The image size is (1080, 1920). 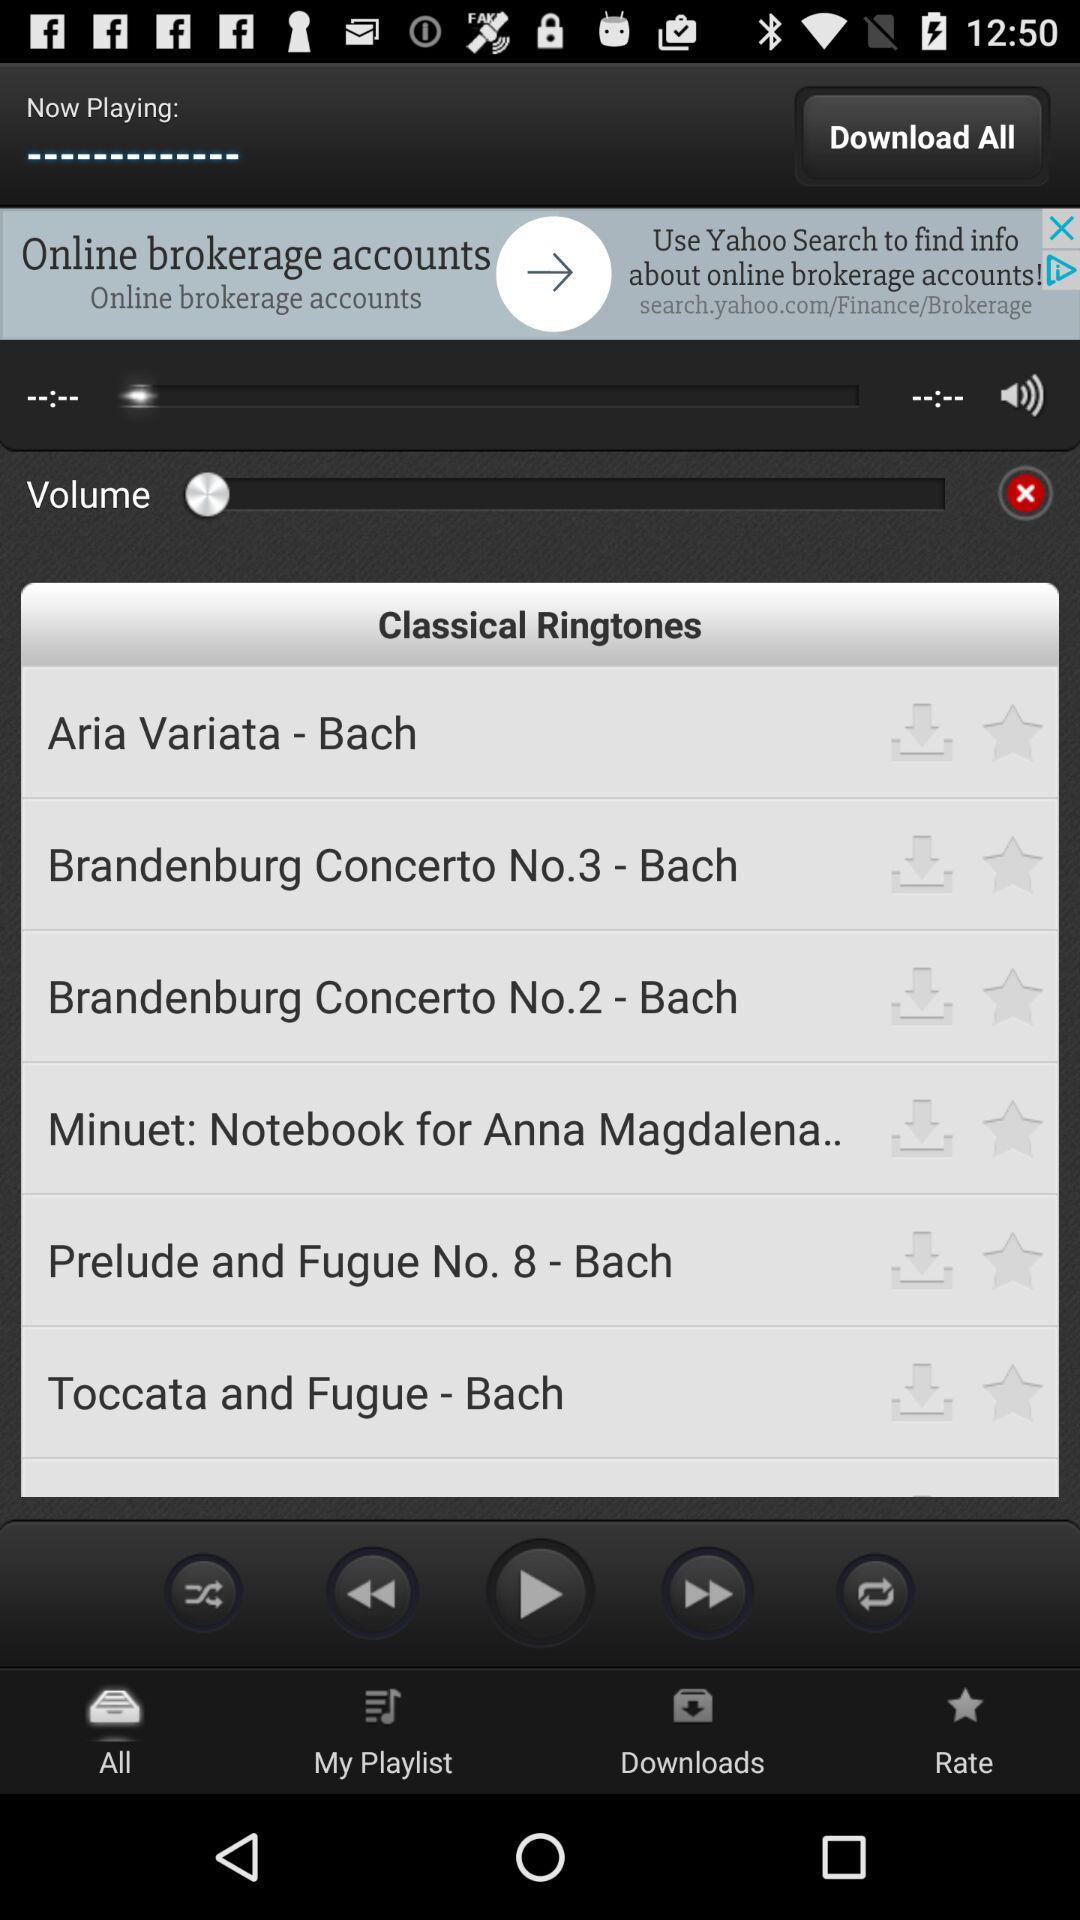 I want to click on ringtone, so click(x=1013, y=995).